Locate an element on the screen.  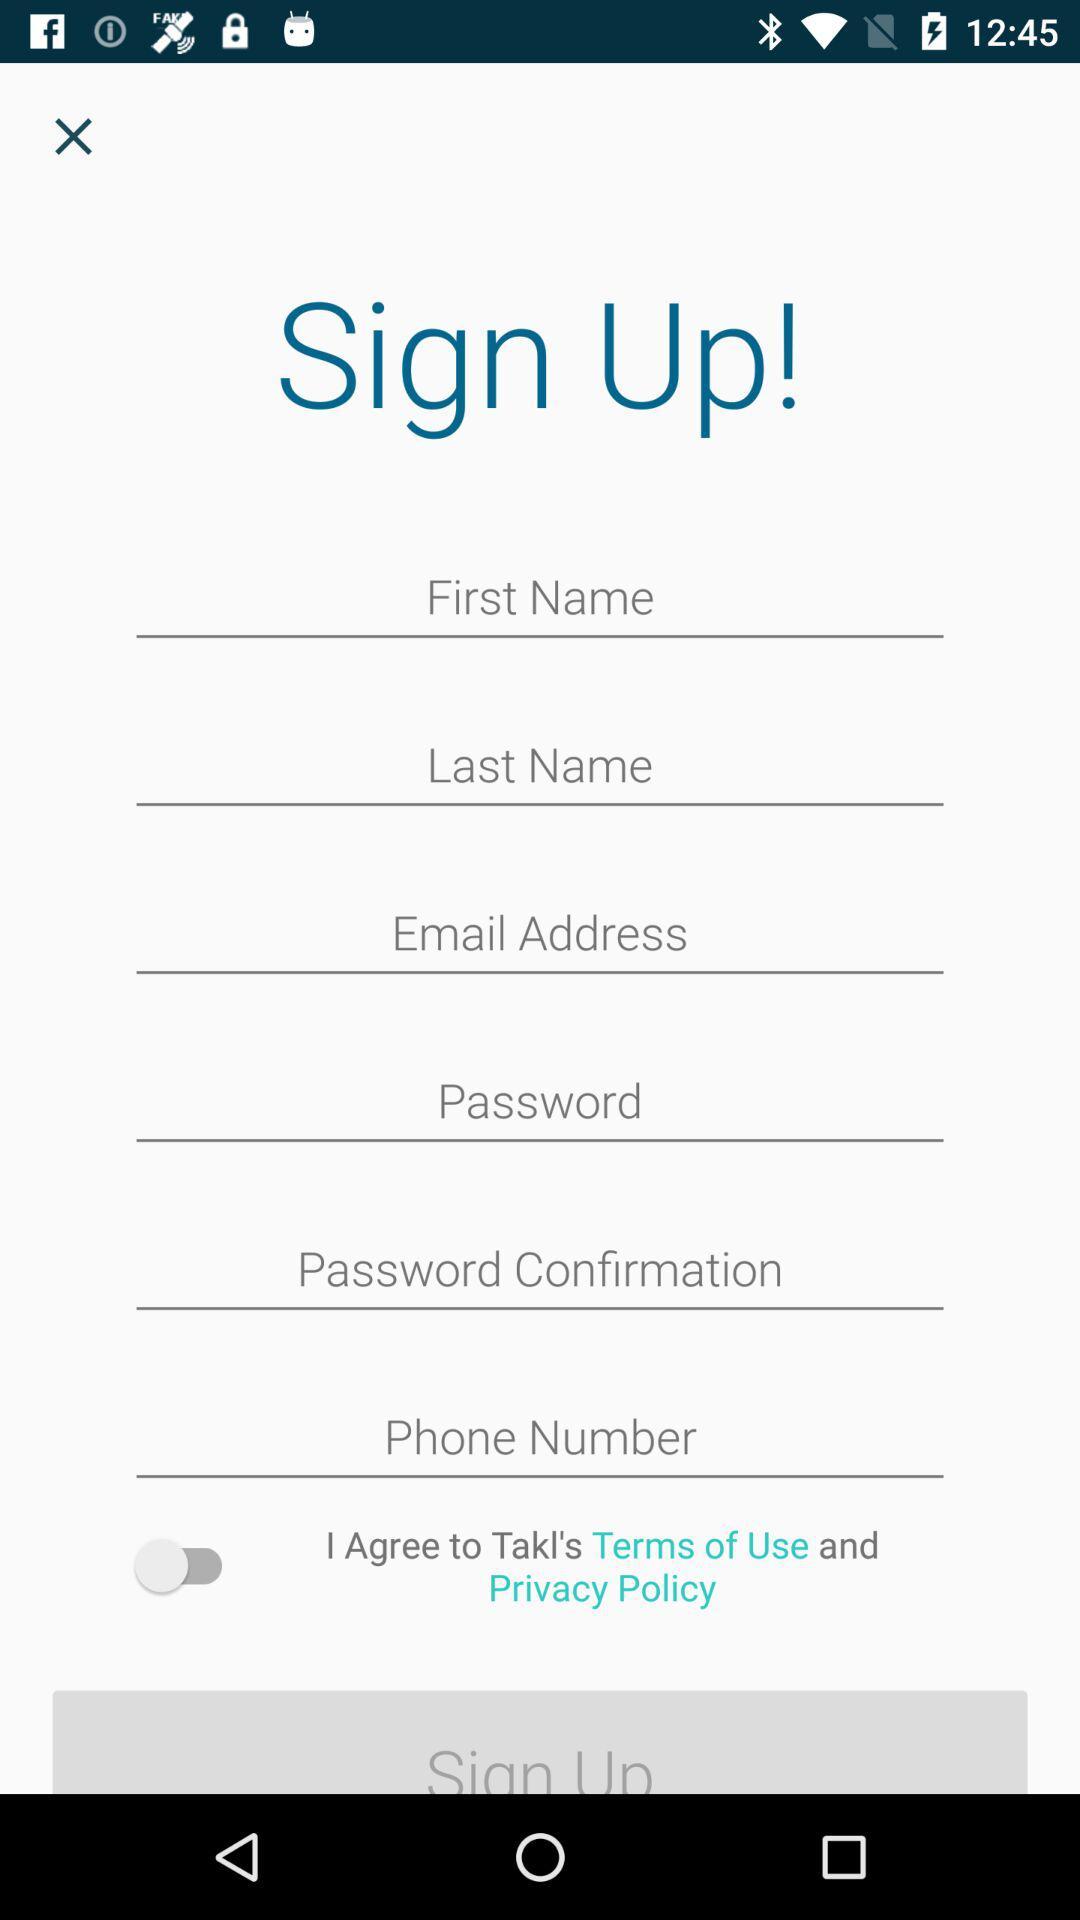
item below sign up! is located at coordinates (540, 598).